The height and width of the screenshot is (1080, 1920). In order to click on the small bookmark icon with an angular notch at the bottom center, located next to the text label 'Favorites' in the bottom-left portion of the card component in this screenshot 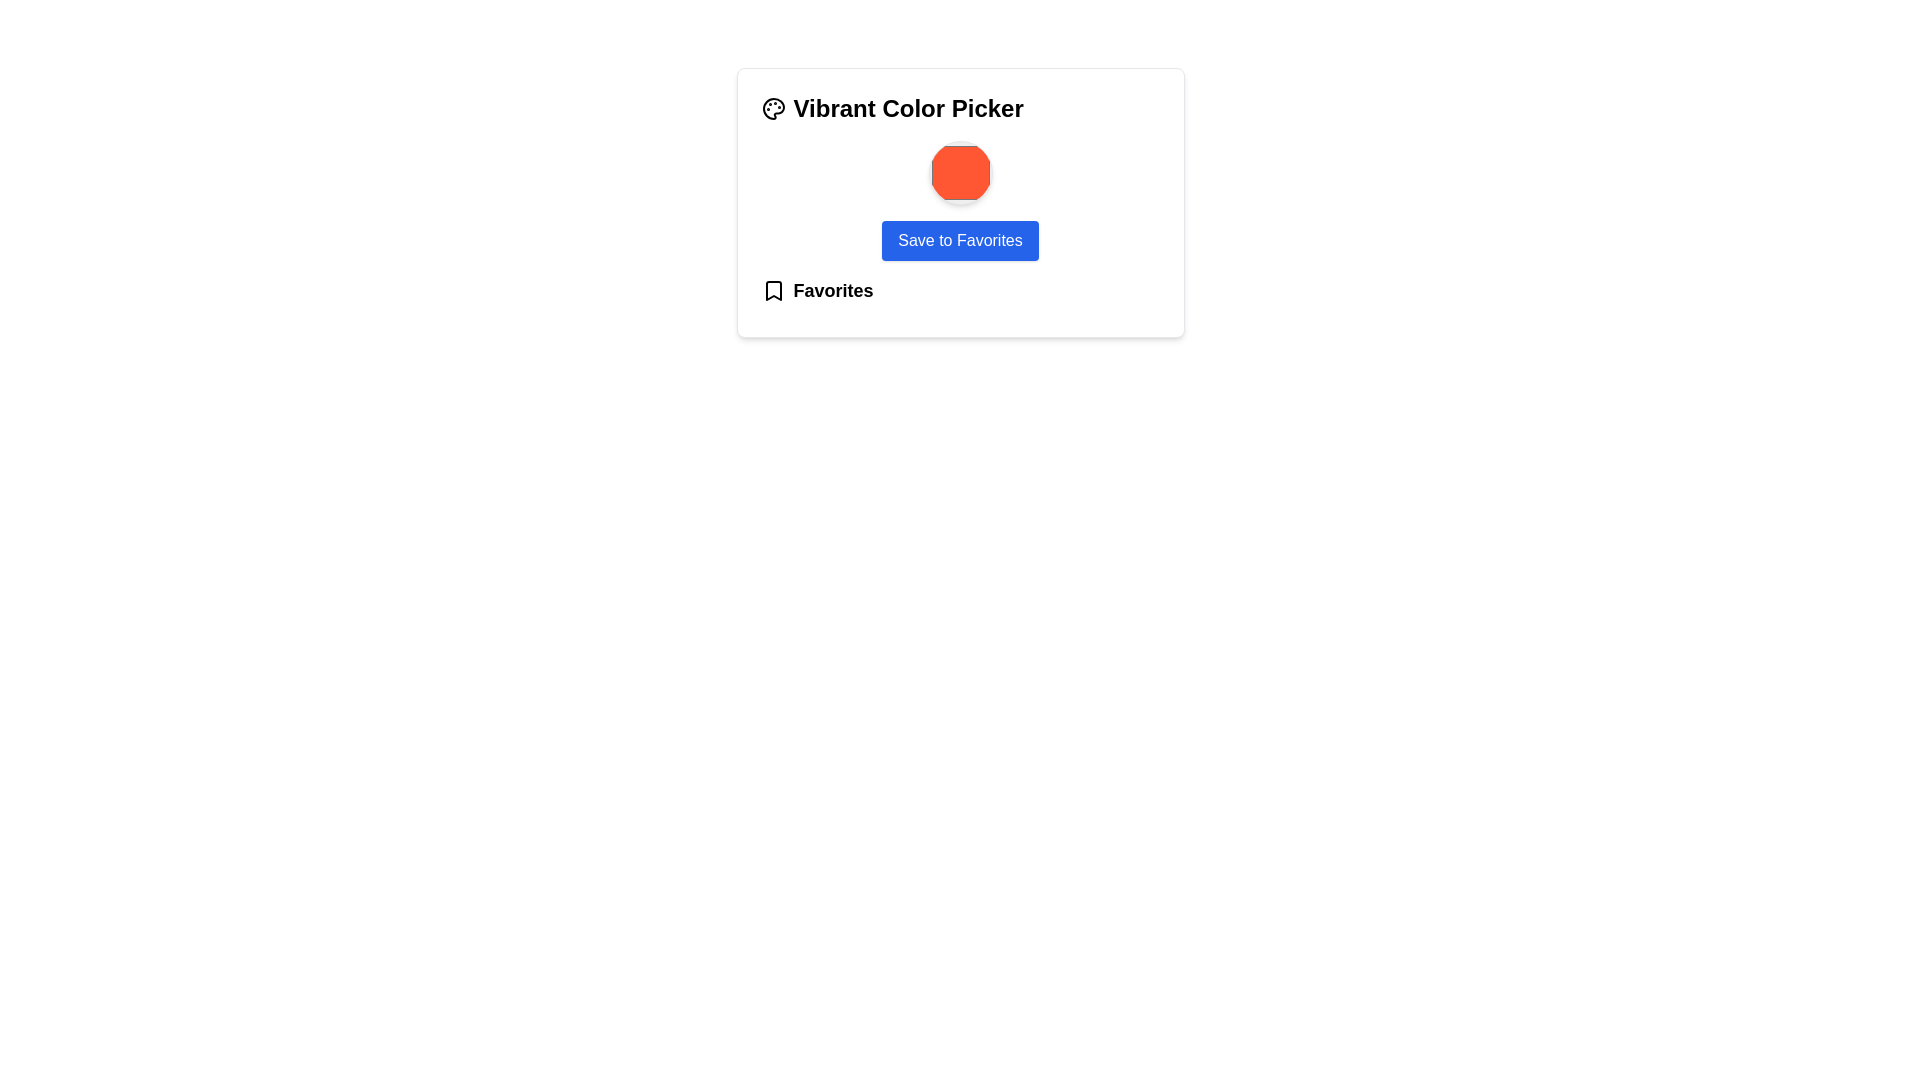, I will do `click(772, 290)`.